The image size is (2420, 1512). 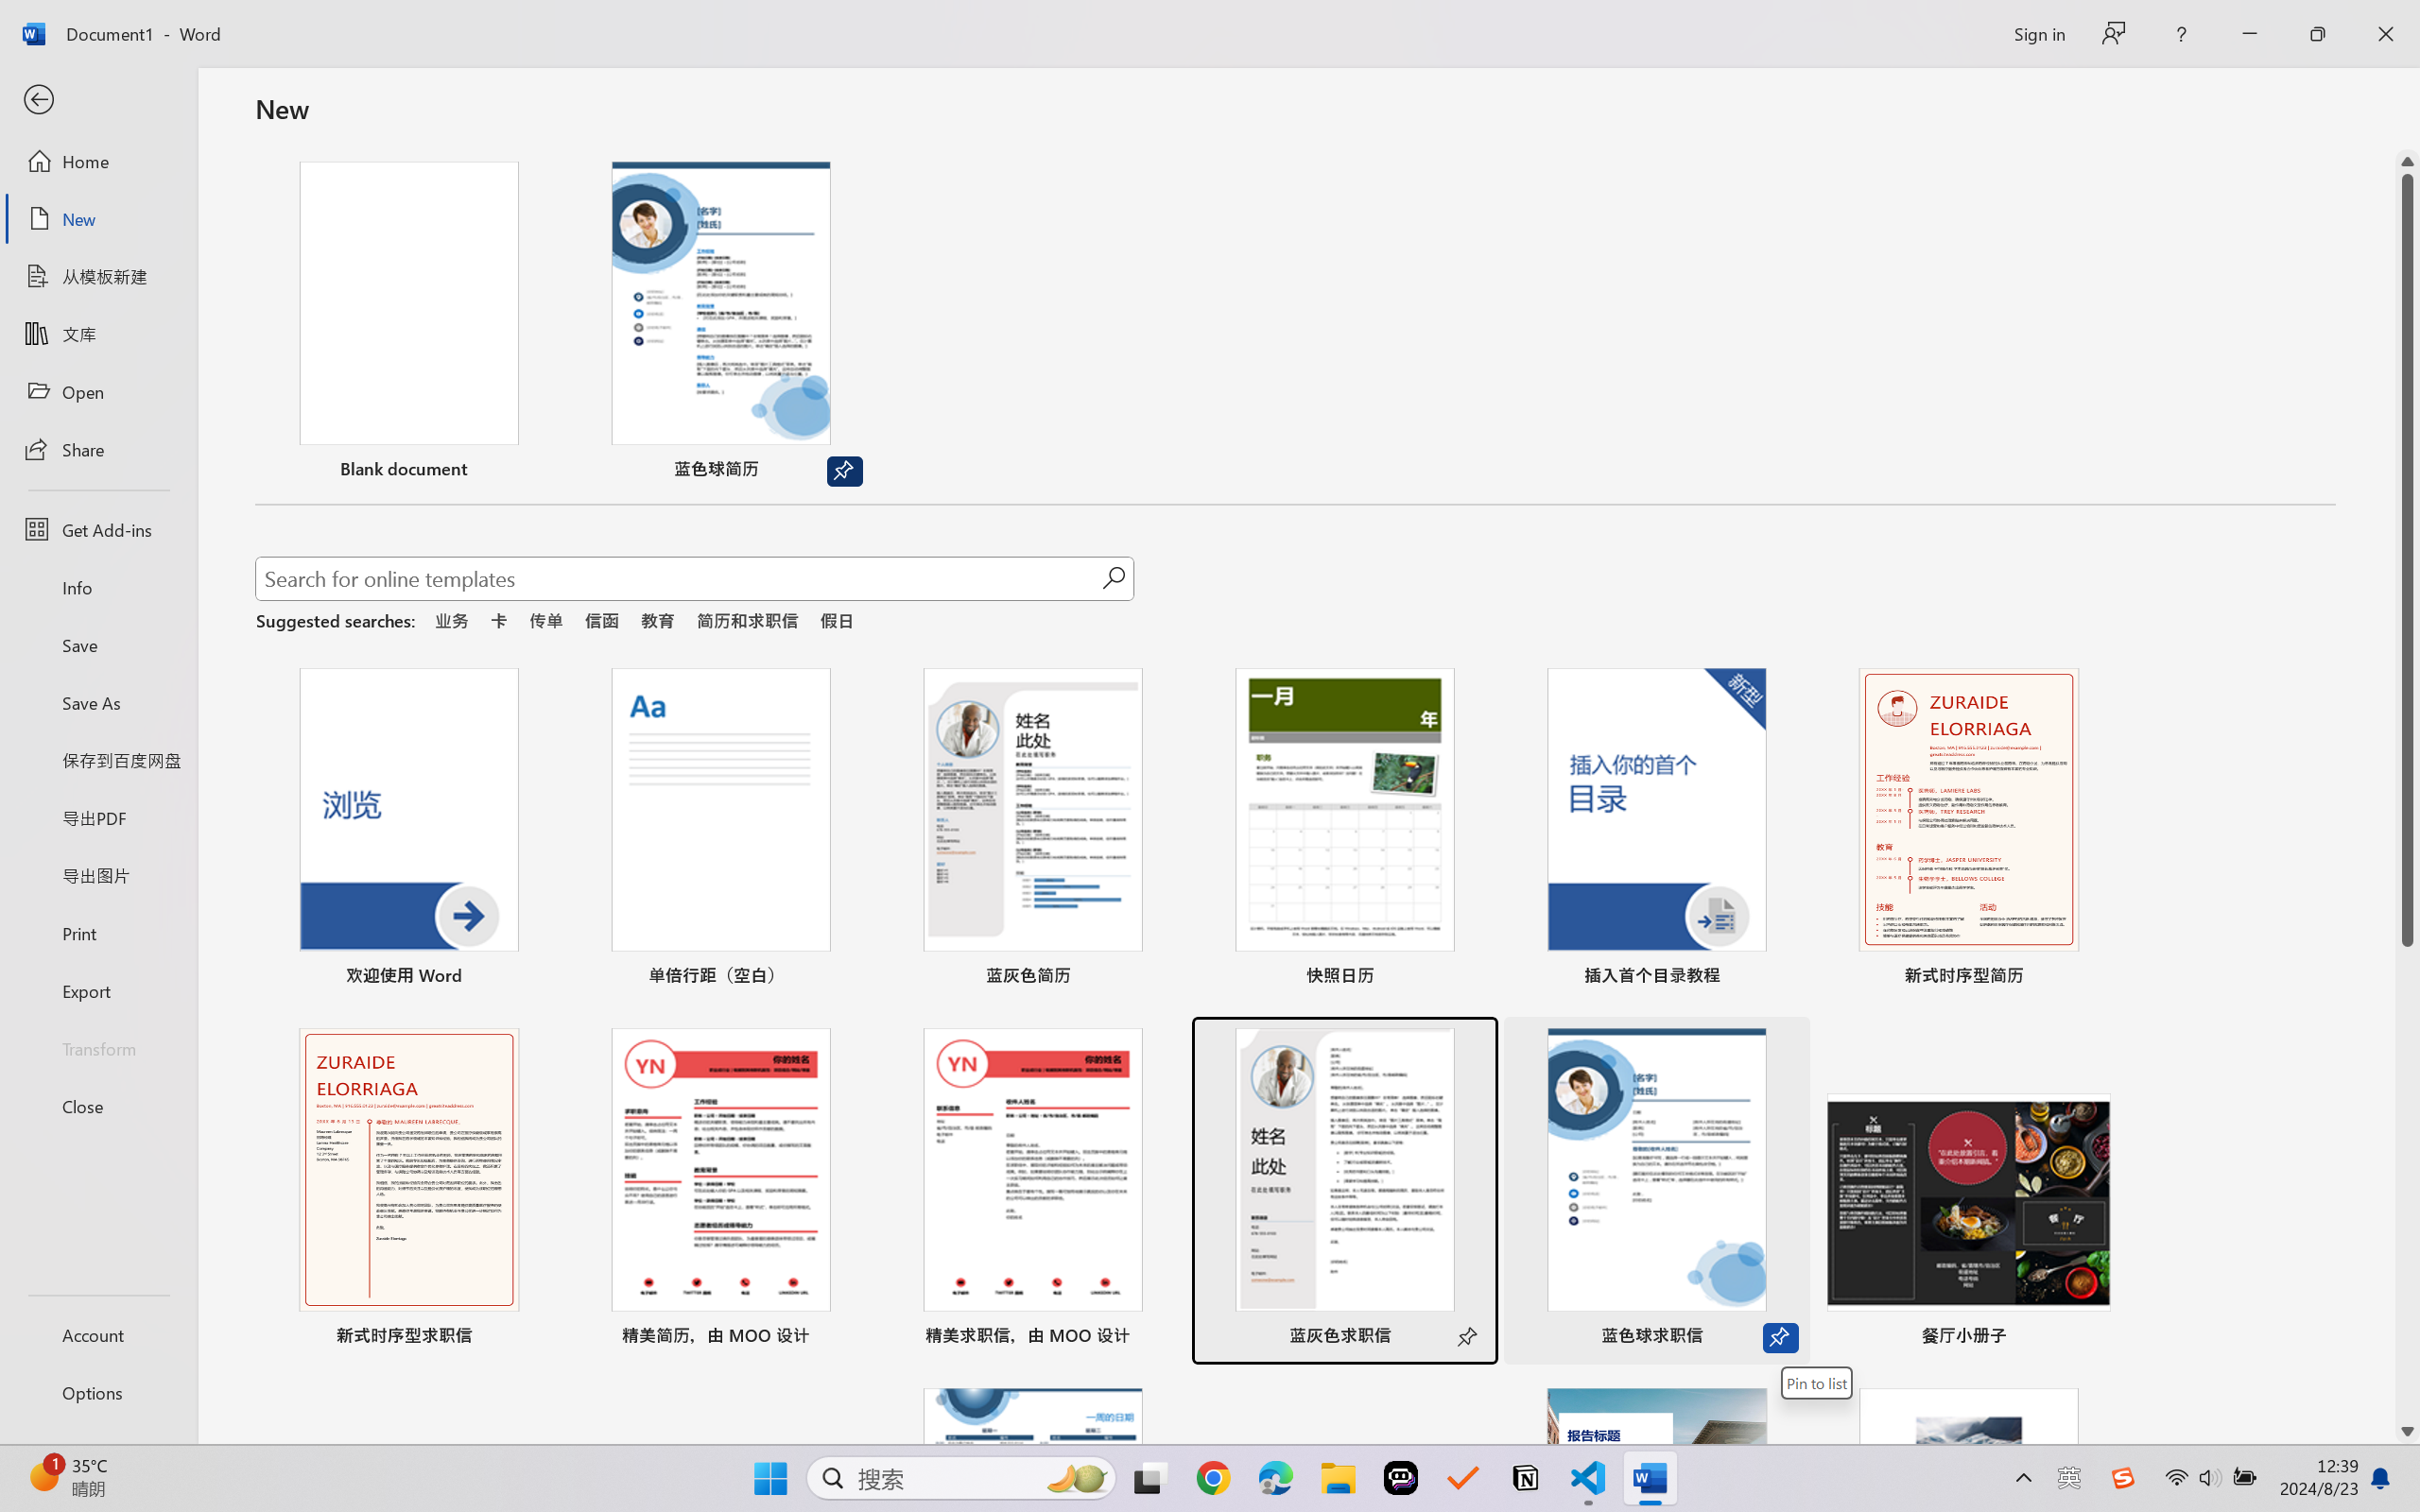 I want to click on 'Export', so click(x=97, y=989).